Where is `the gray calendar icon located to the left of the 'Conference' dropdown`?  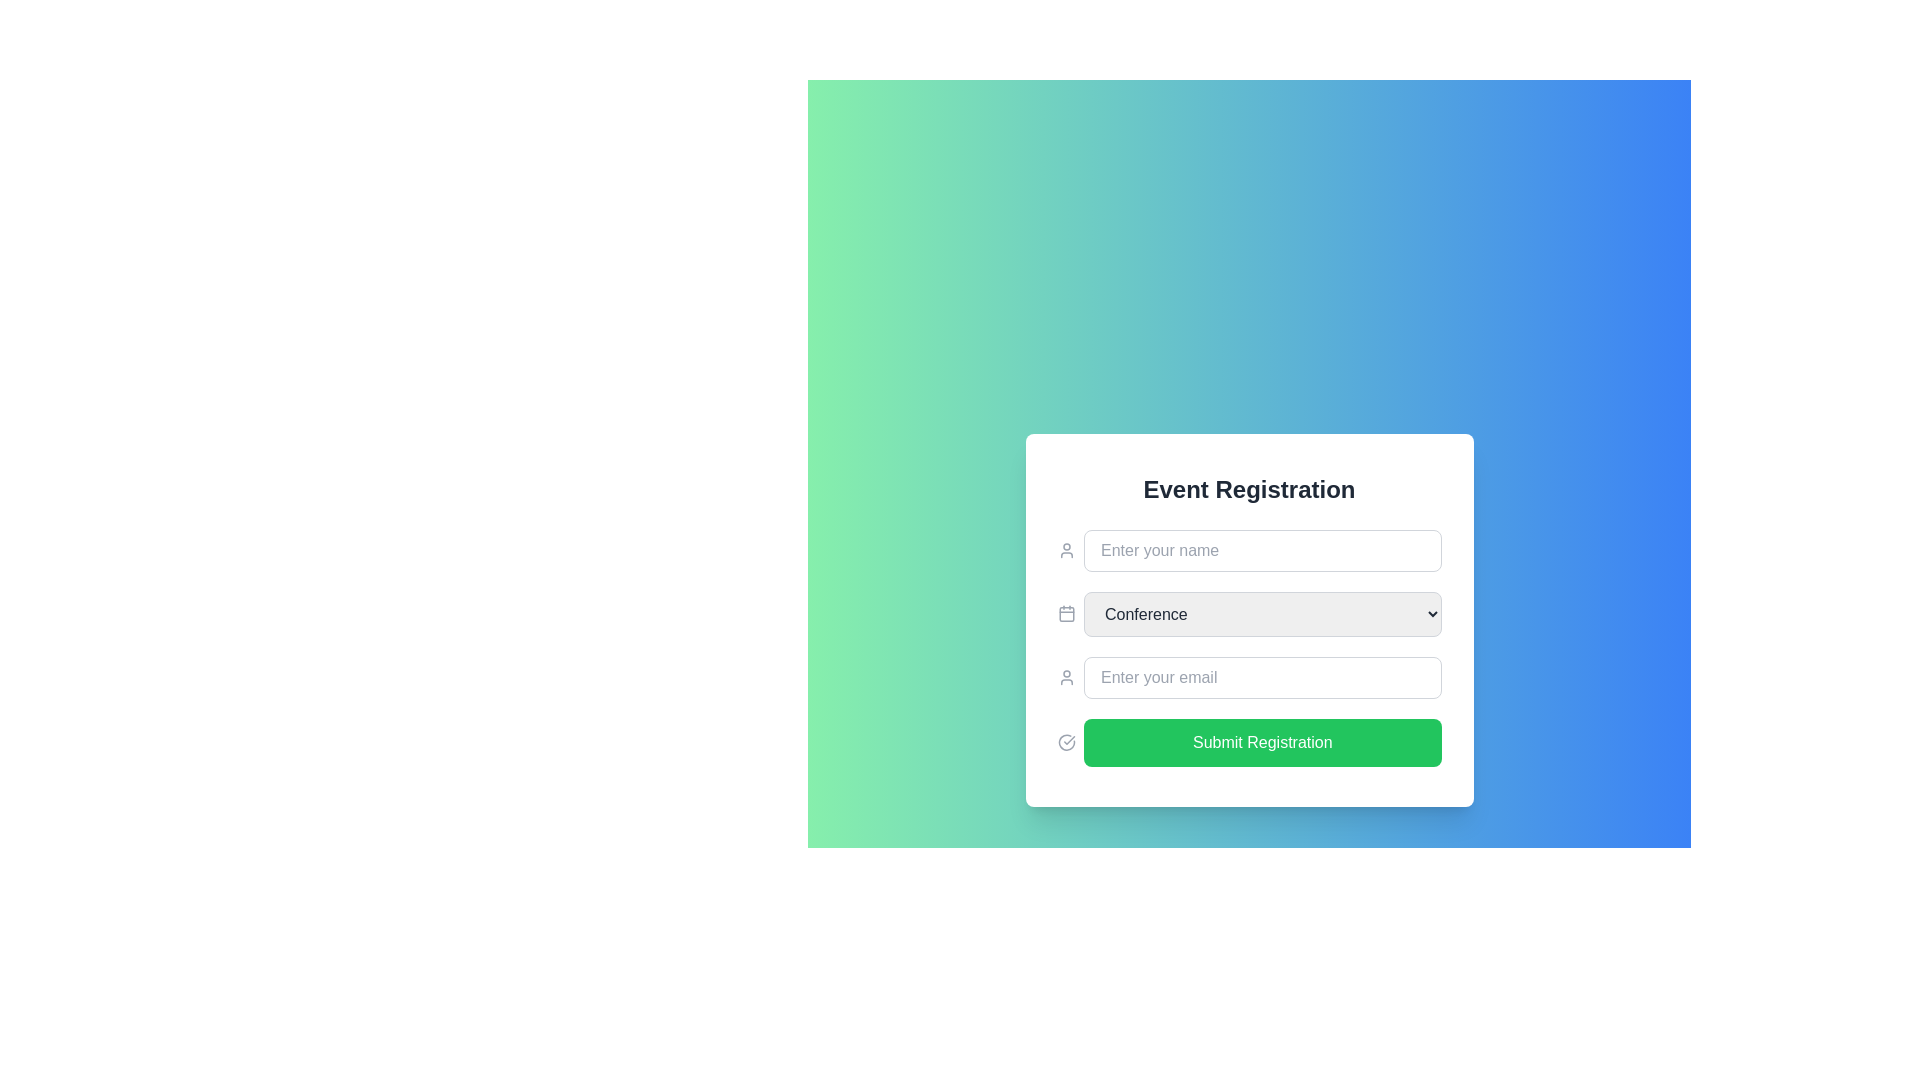
the gray calendar icon located to the left of the 'Conference' dropdown is located at coordinates (1065, 612).